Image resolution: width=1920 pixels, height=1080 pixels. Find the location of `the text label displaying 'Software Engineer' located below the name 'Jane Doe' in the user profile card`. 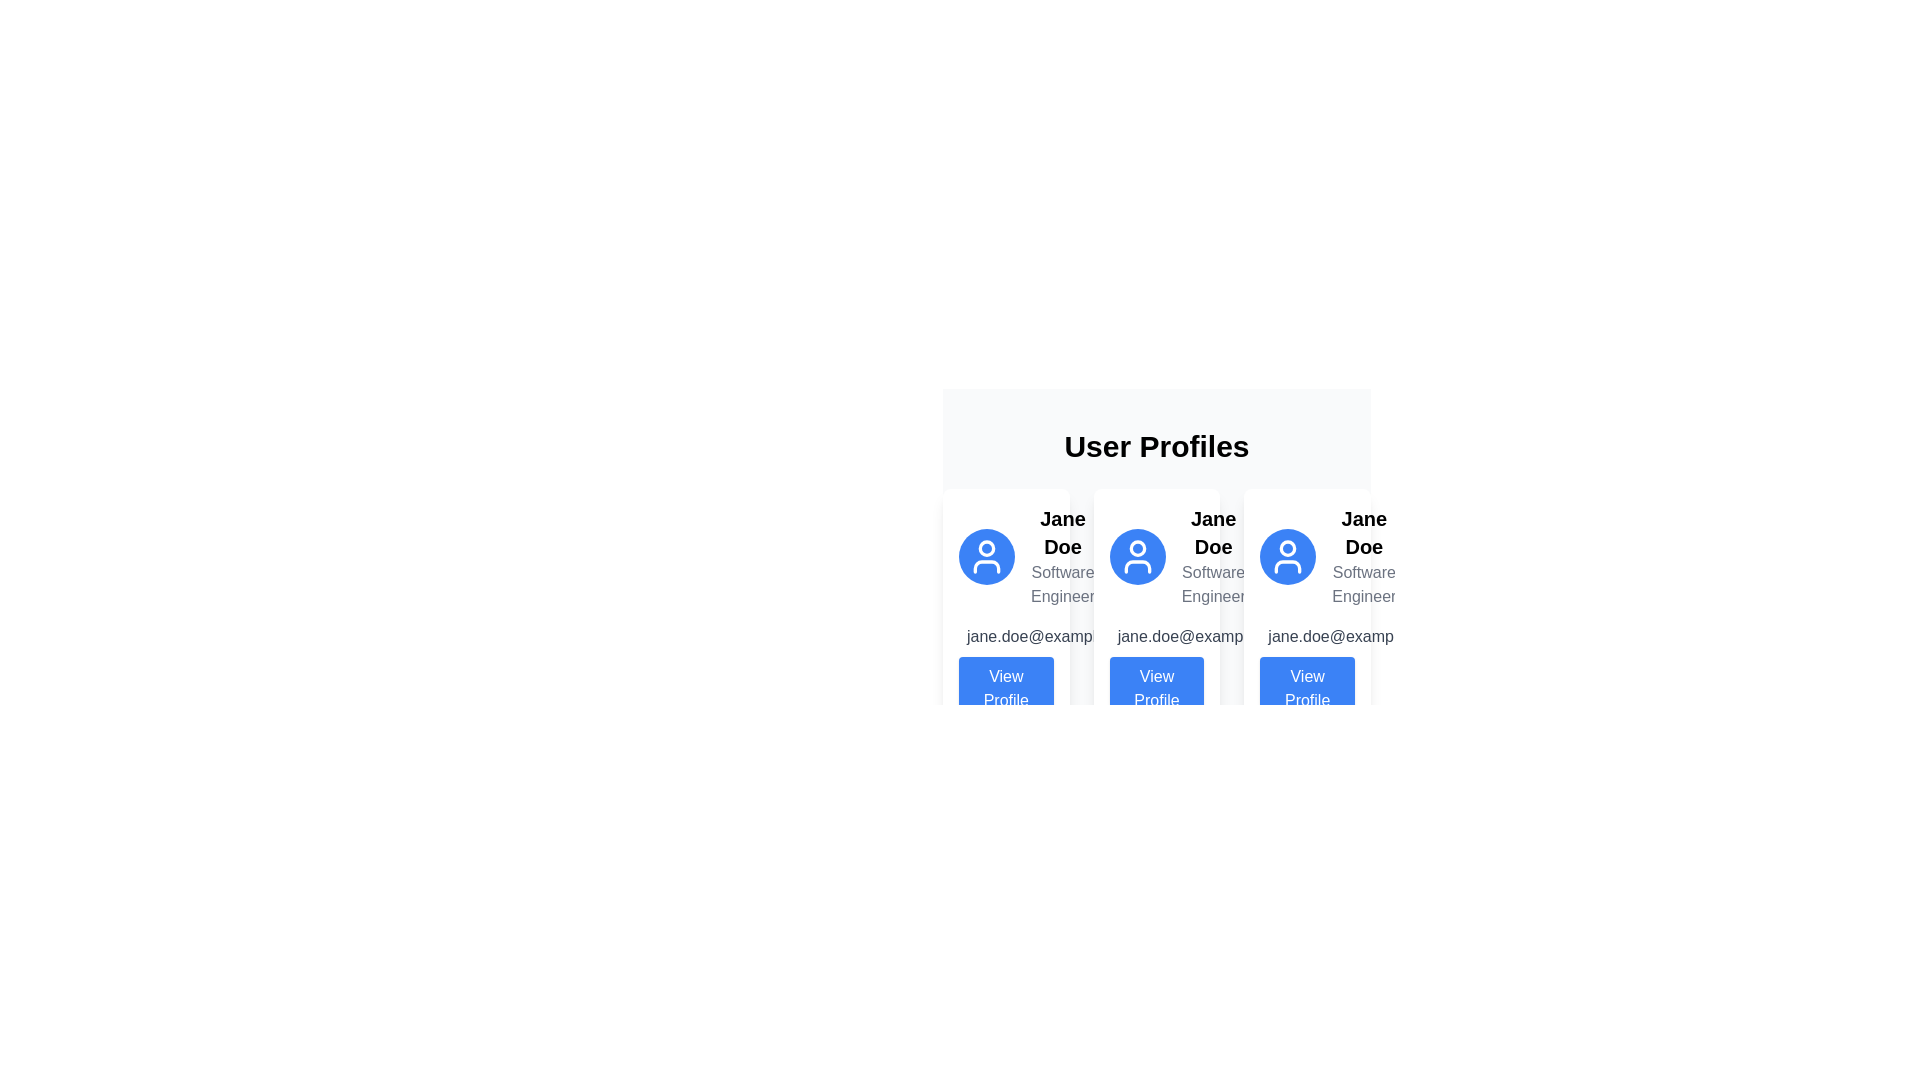

the text label displaying 'Software Engineer' located below the name 'Jane Doe' in the user profile card is located at coordinates (1062, 585).